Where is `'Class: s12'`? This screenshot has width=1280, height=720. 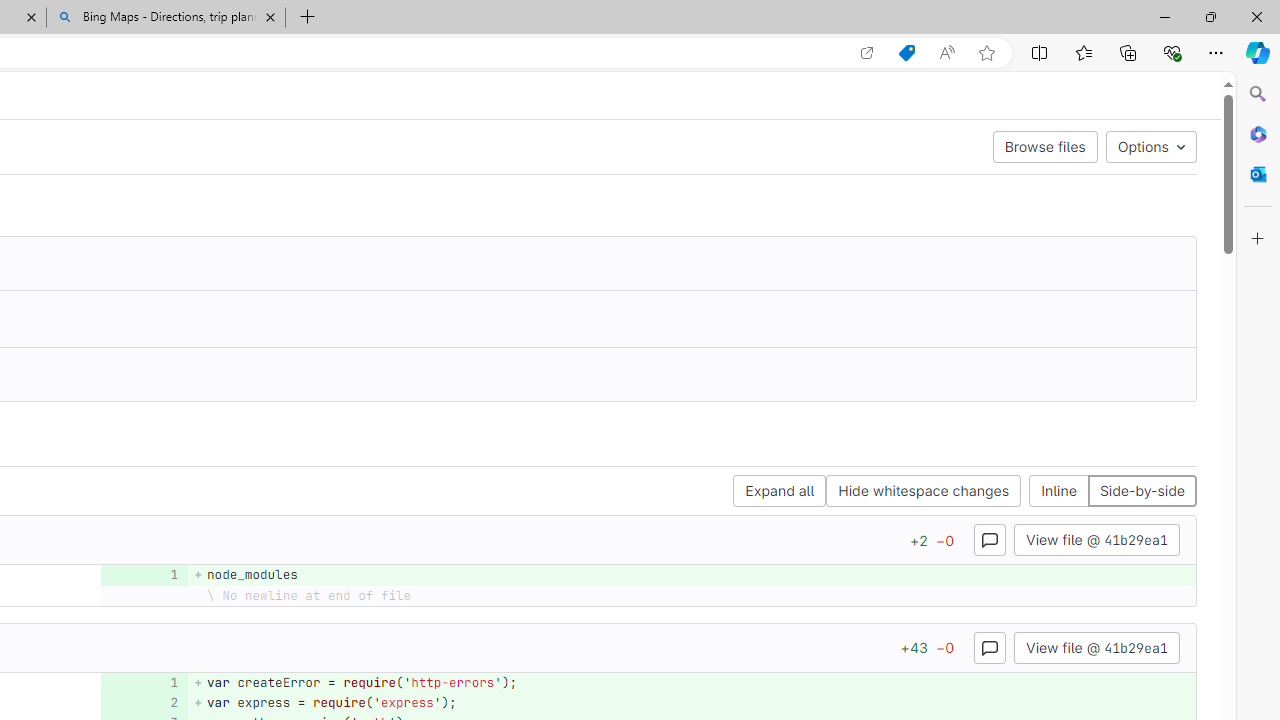 'Class: s12' is located at coordinates (137, 700).